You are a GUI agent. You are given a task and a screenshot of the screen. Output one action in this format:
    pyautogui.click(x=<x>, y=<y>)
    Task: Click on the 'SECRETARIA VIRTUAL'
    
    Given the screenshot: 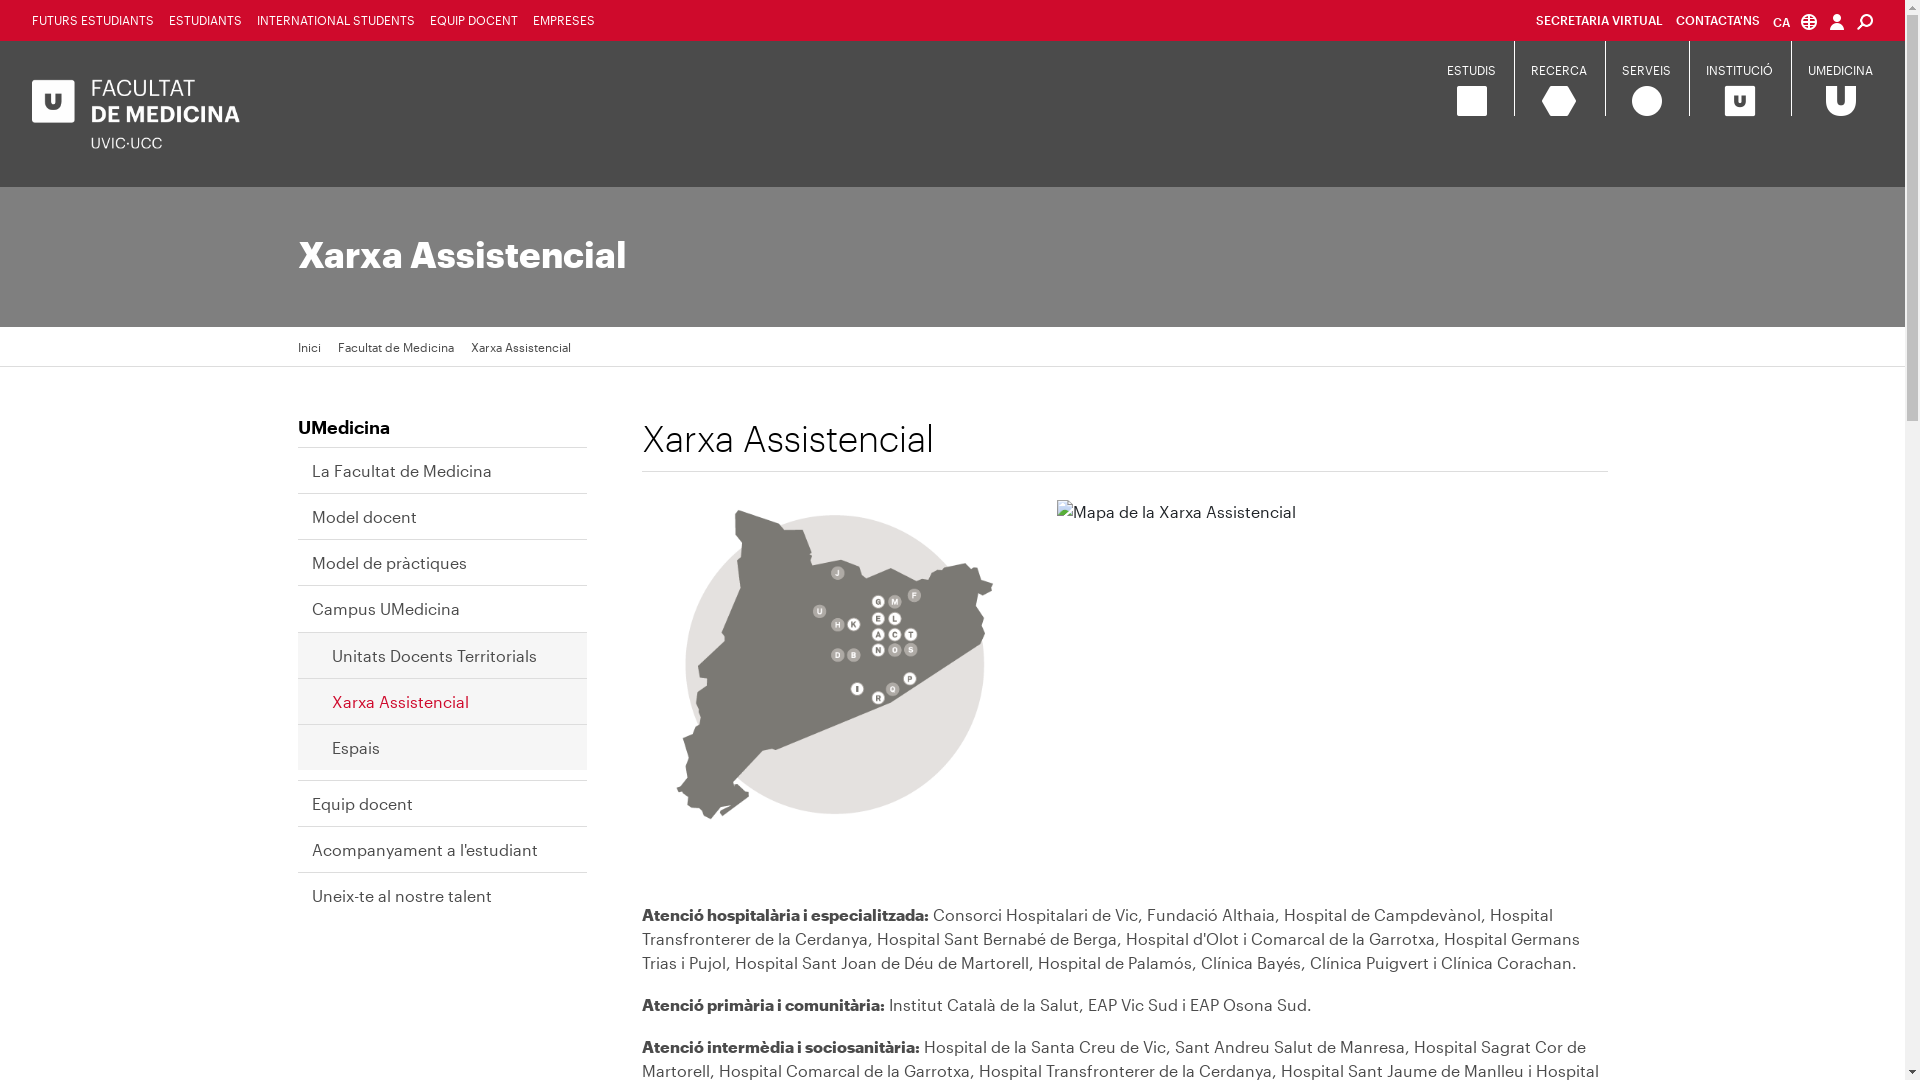 What is the action you would take?
    pyautogui.click(x=1598, y=19)
    